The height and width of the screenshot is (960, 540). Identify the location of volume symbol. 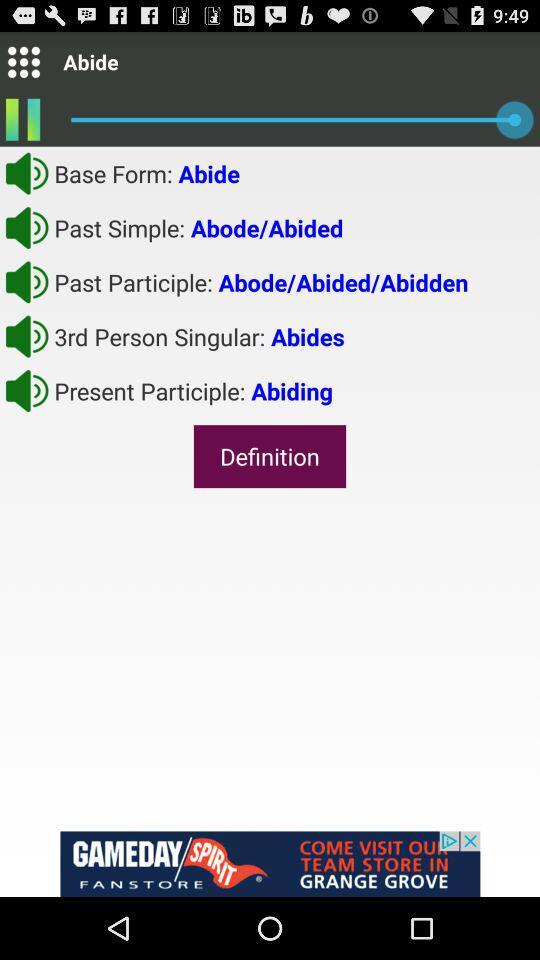
(26, 227).